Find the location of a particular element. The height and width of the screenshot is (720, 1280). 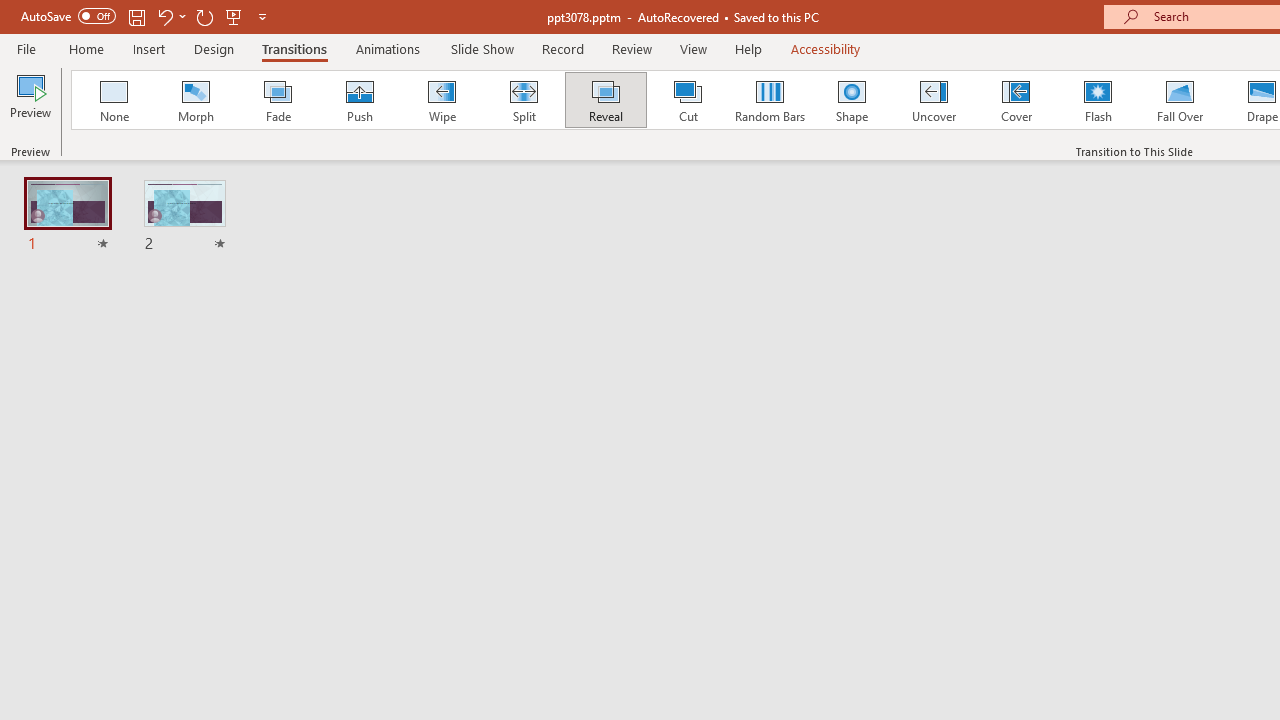

'Cover' is located at coordinates (1016, 100).